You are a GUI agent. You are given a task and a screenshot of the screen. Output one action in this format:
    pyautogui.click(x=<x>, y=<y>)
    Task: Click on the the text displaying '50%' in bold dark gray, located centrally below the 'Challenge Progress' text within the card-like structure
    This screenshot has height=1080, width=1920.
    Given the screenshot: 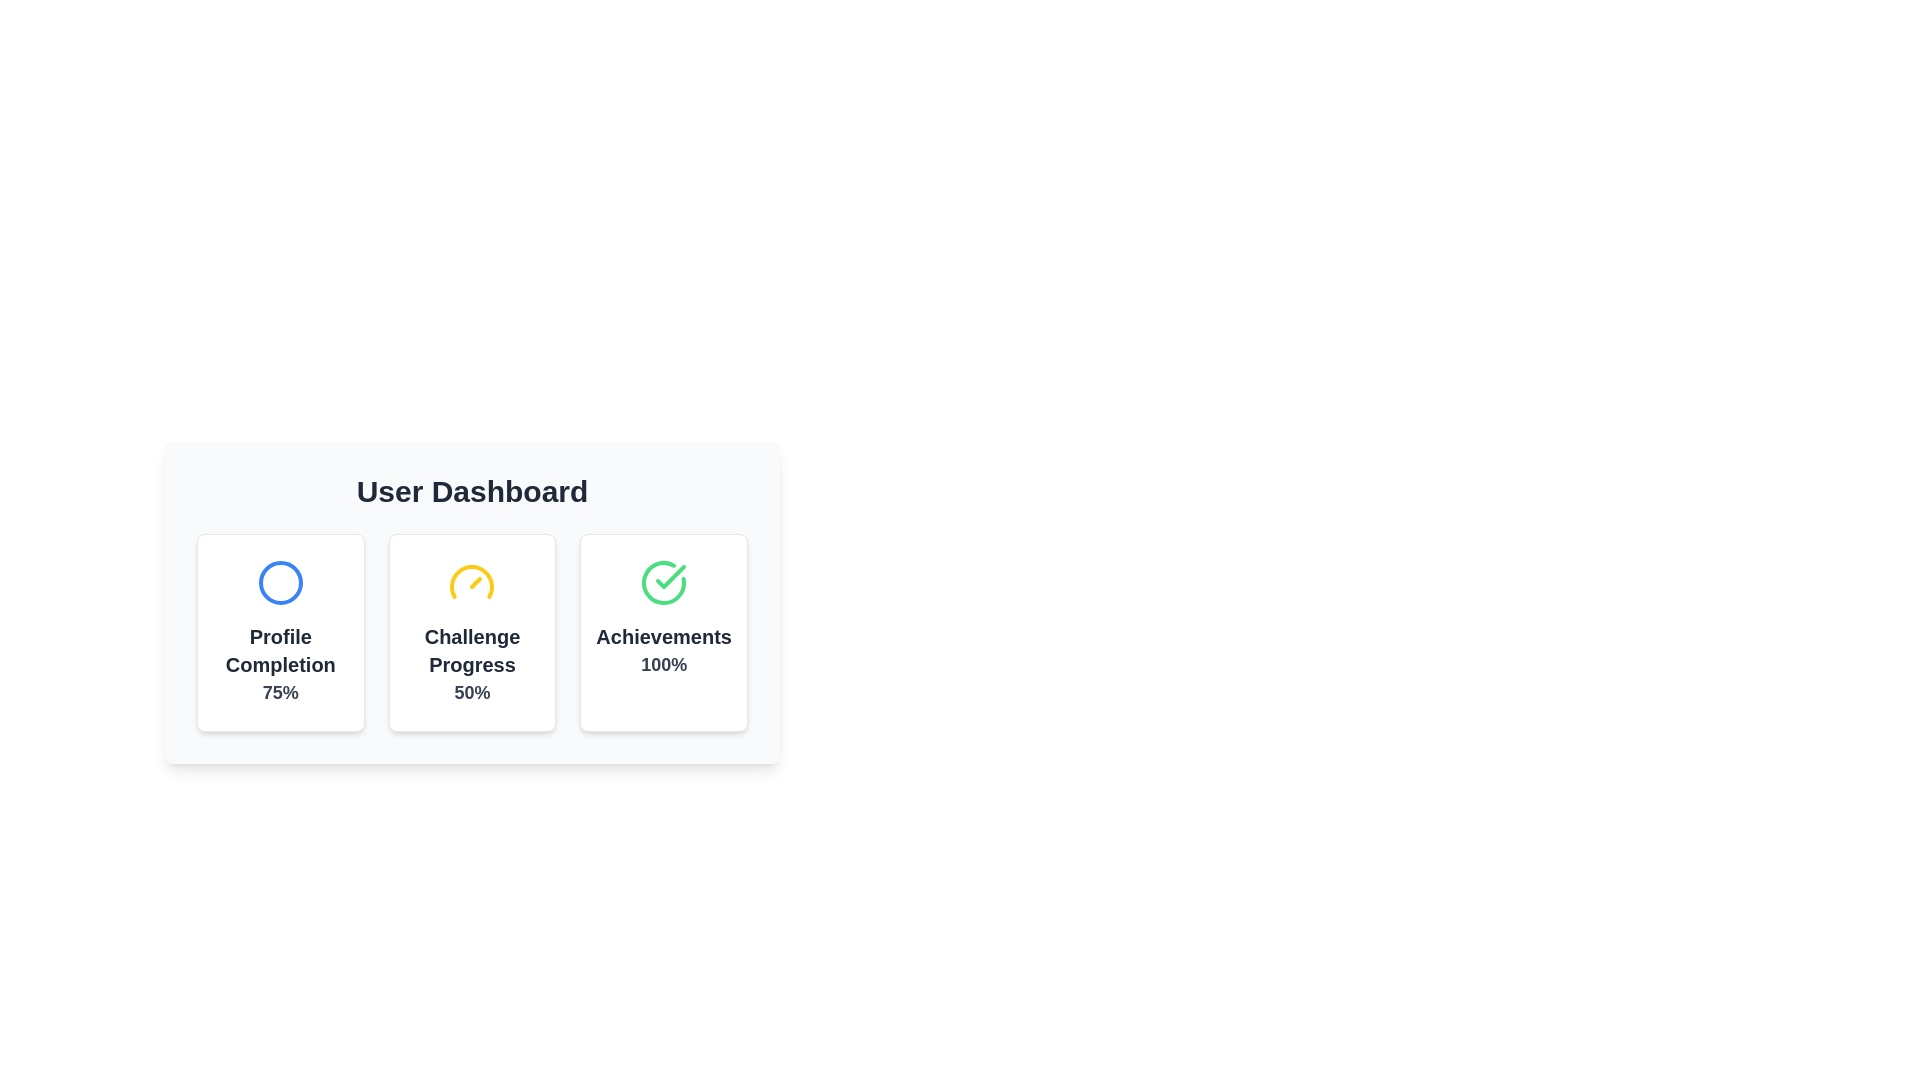 What is the action you would take?
    pyautogui.click(x=471, y=692)
    